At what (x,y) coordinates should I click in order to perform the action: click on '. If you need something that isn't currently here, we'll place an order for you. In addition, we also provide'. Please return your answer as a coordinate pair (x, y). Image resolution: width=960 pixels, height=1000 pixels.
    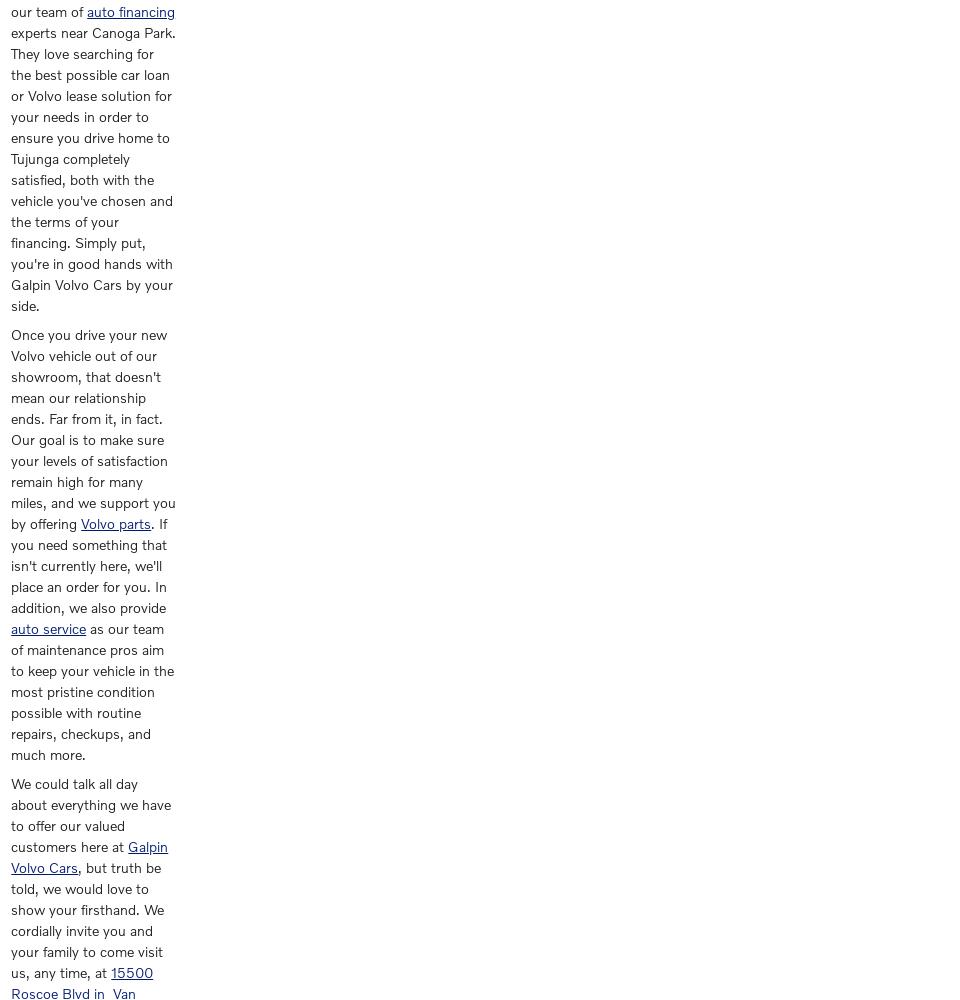
    Looking at the image, I should click on (88, 564).